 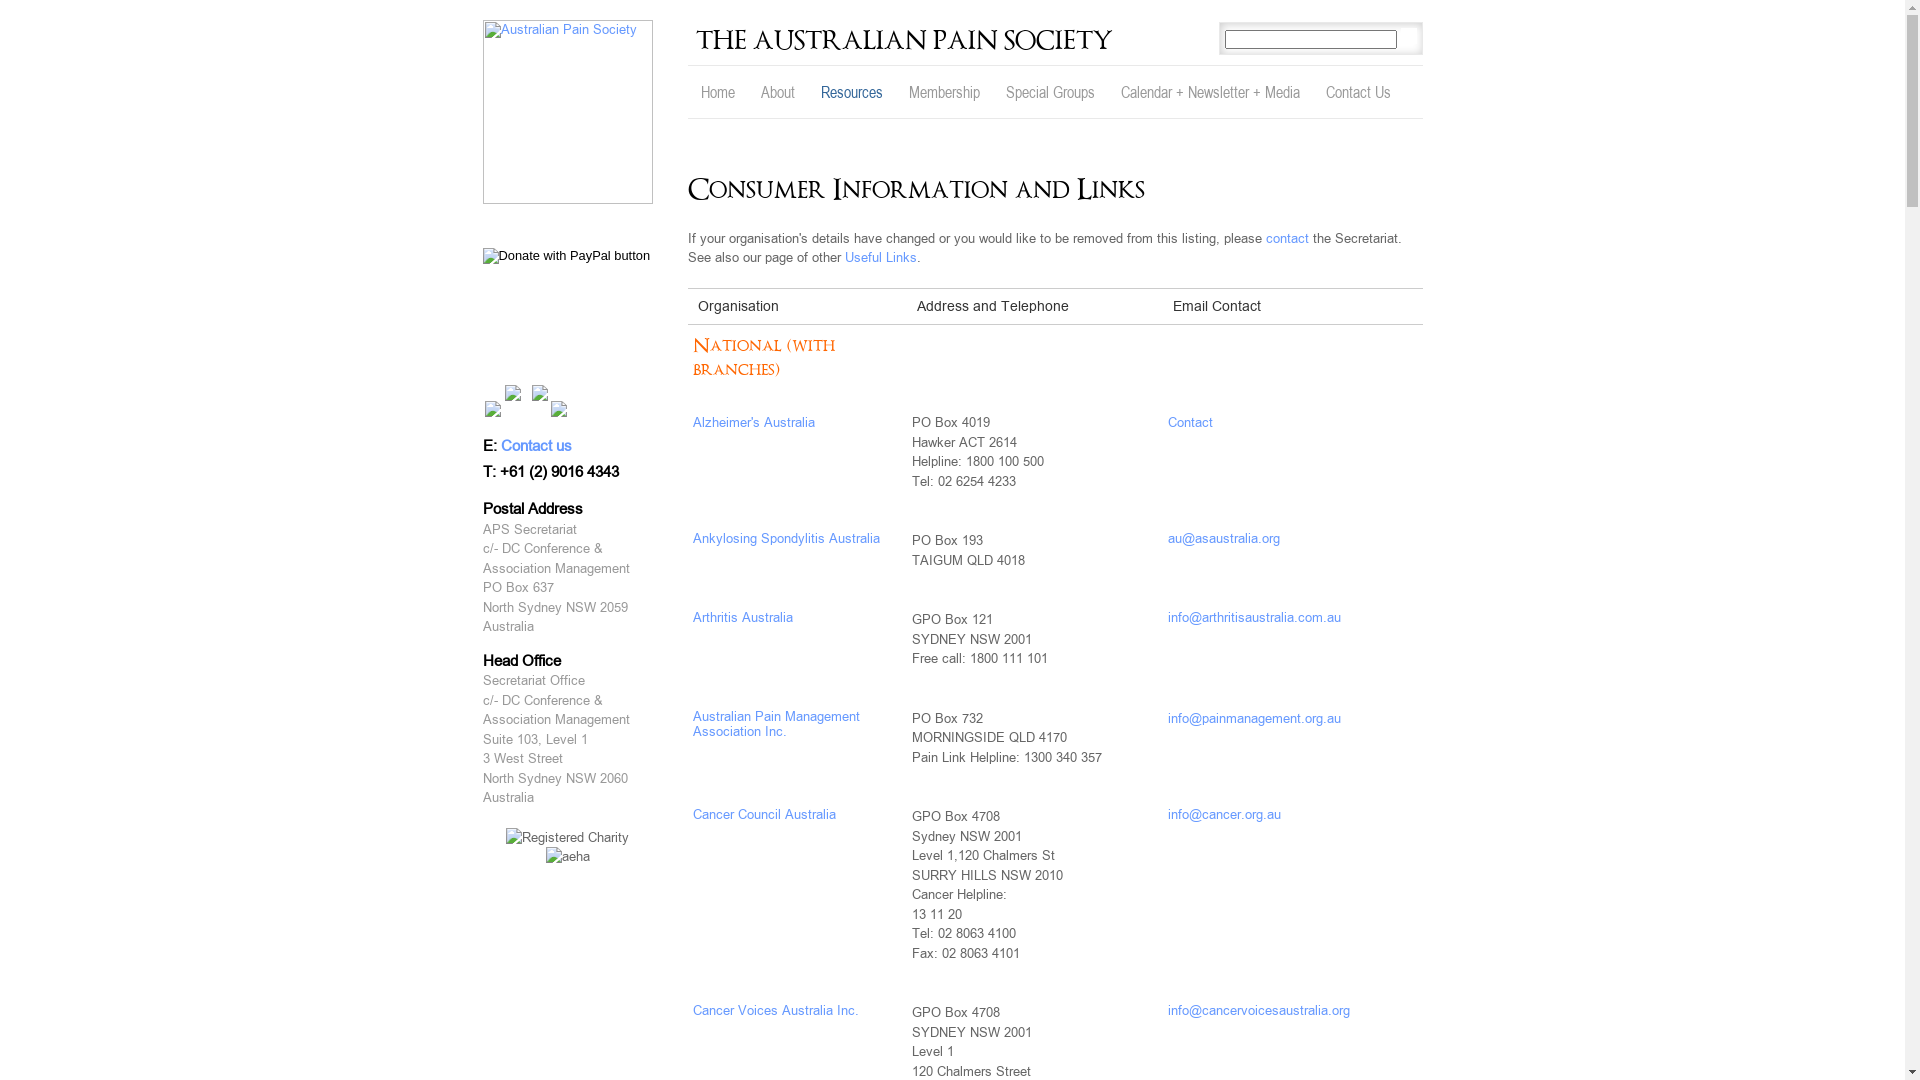 I want to click on 'au@asaustralia.org', so click(x=1223, y=537).